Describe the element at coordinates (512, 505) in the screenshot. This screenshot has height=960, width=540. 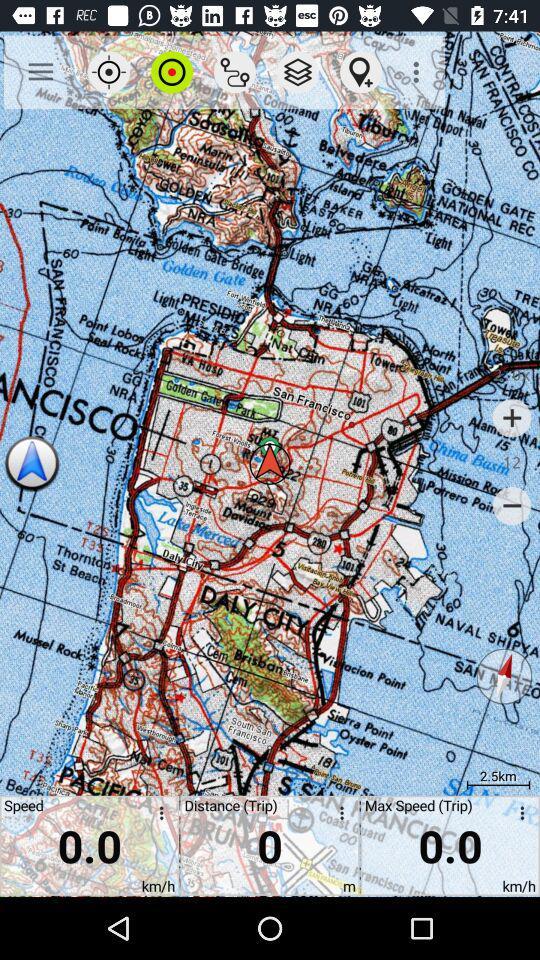
I see `the zoom_out icon` at that location.